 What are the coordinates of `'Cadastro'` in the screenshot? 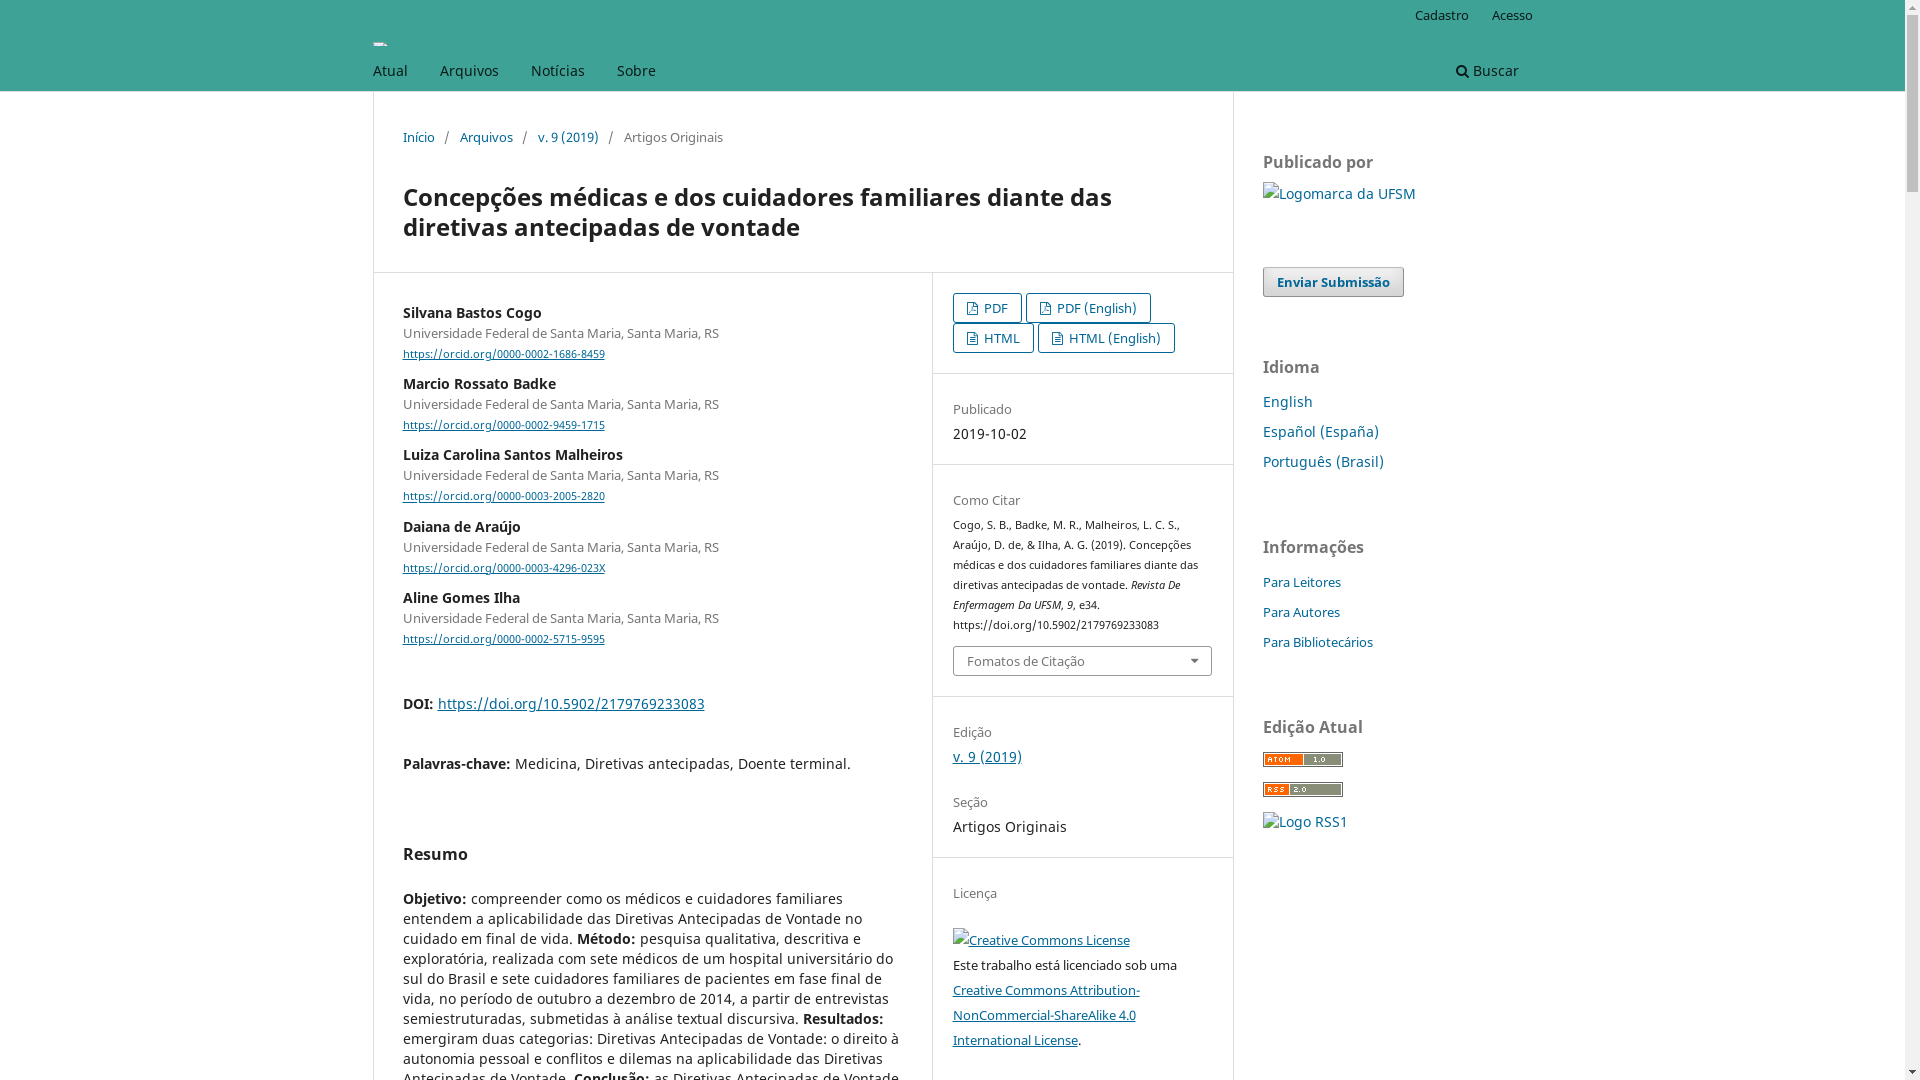 It's located at (1404, 15).